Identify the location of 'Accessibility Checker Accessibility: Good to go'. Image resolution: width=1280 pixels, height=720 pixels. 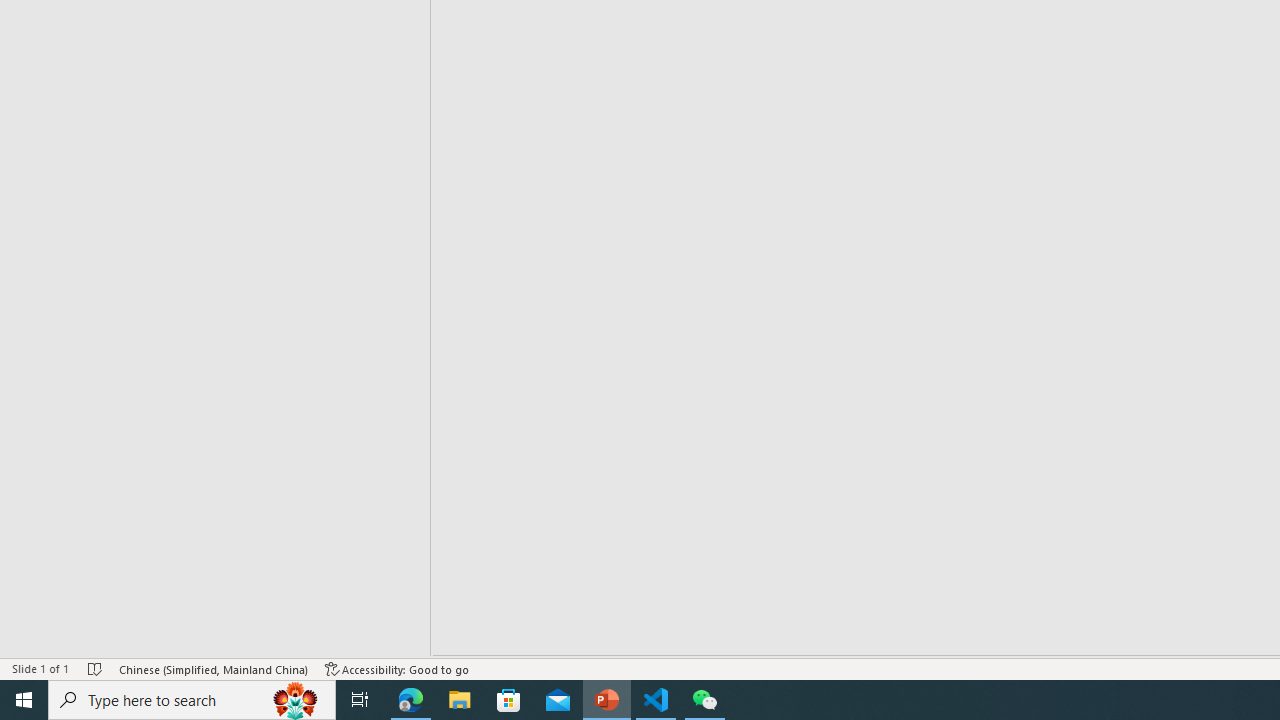
(397, 669).